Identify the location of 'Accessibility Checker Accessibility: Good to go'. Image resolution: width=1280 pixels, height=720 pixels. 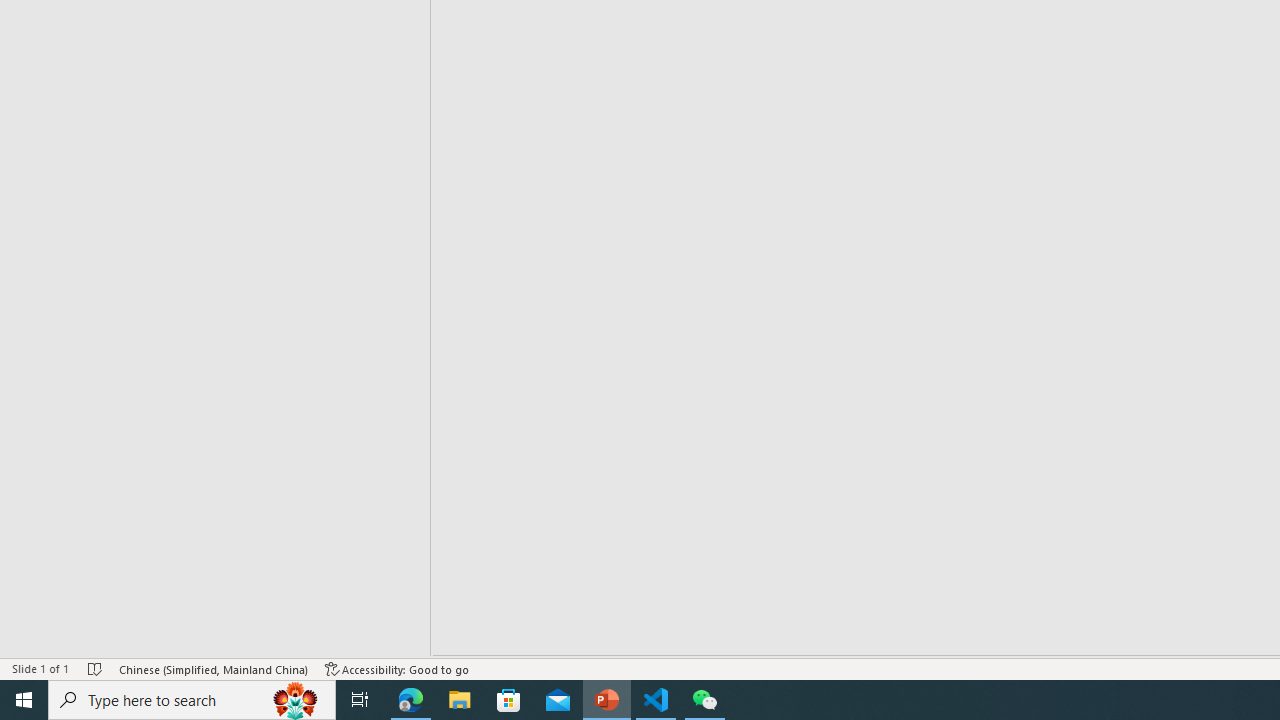
(397, 669).